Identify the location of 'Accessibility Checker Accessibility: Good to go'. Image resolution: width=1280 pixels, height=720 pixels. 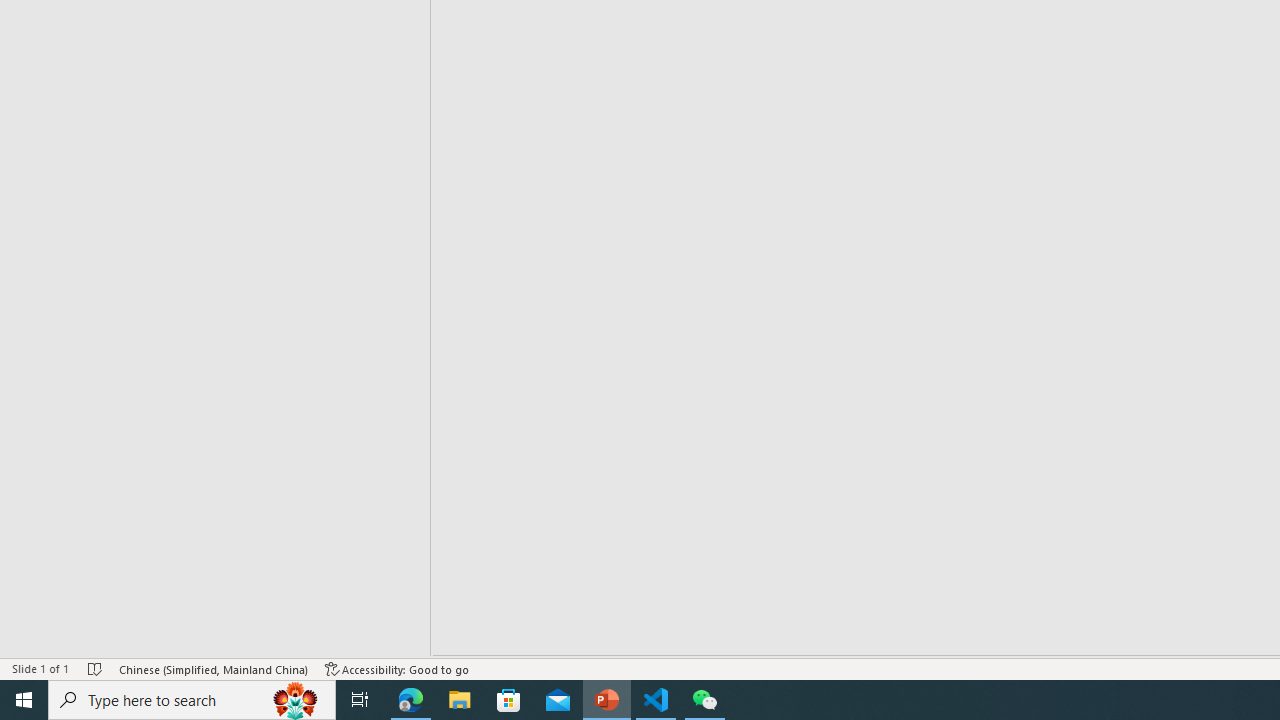
(397, 669).